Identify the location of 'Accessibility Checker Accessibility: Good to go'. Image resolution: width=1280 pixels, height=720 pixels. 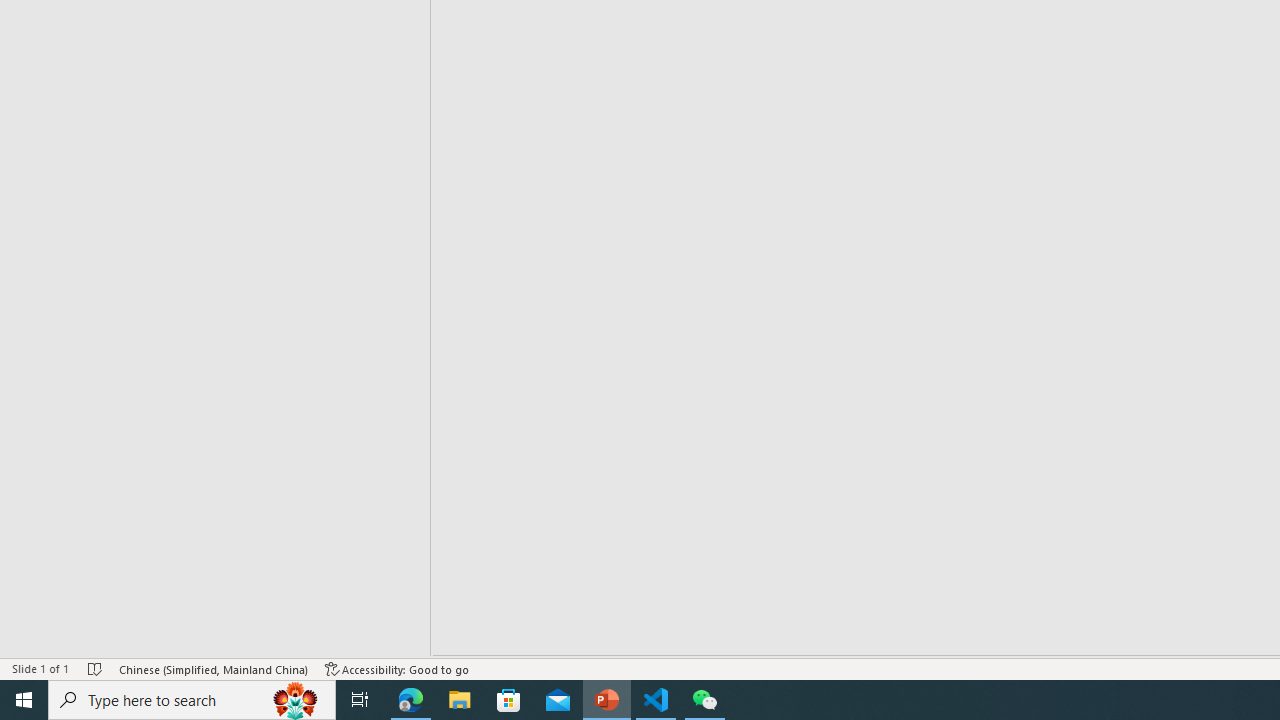
(397, 669).